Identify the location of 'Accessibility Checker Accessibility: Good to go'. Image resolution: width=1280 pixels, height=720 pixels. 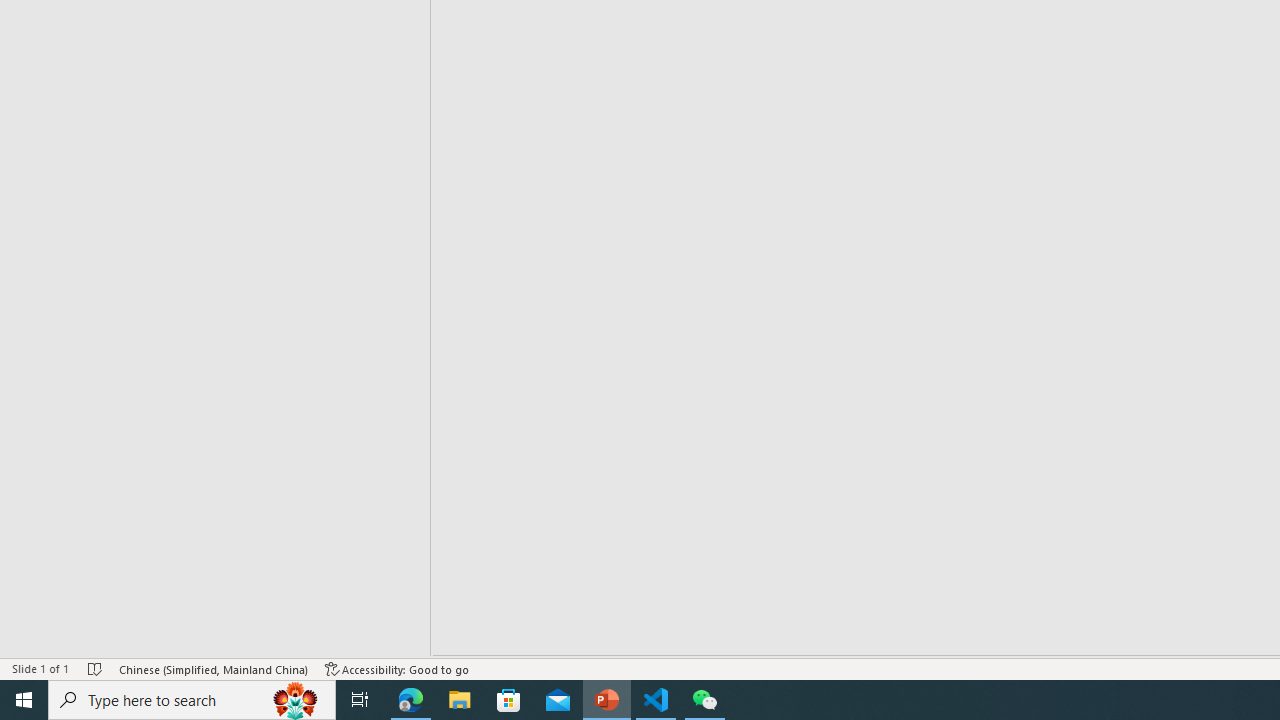
(397, 669).